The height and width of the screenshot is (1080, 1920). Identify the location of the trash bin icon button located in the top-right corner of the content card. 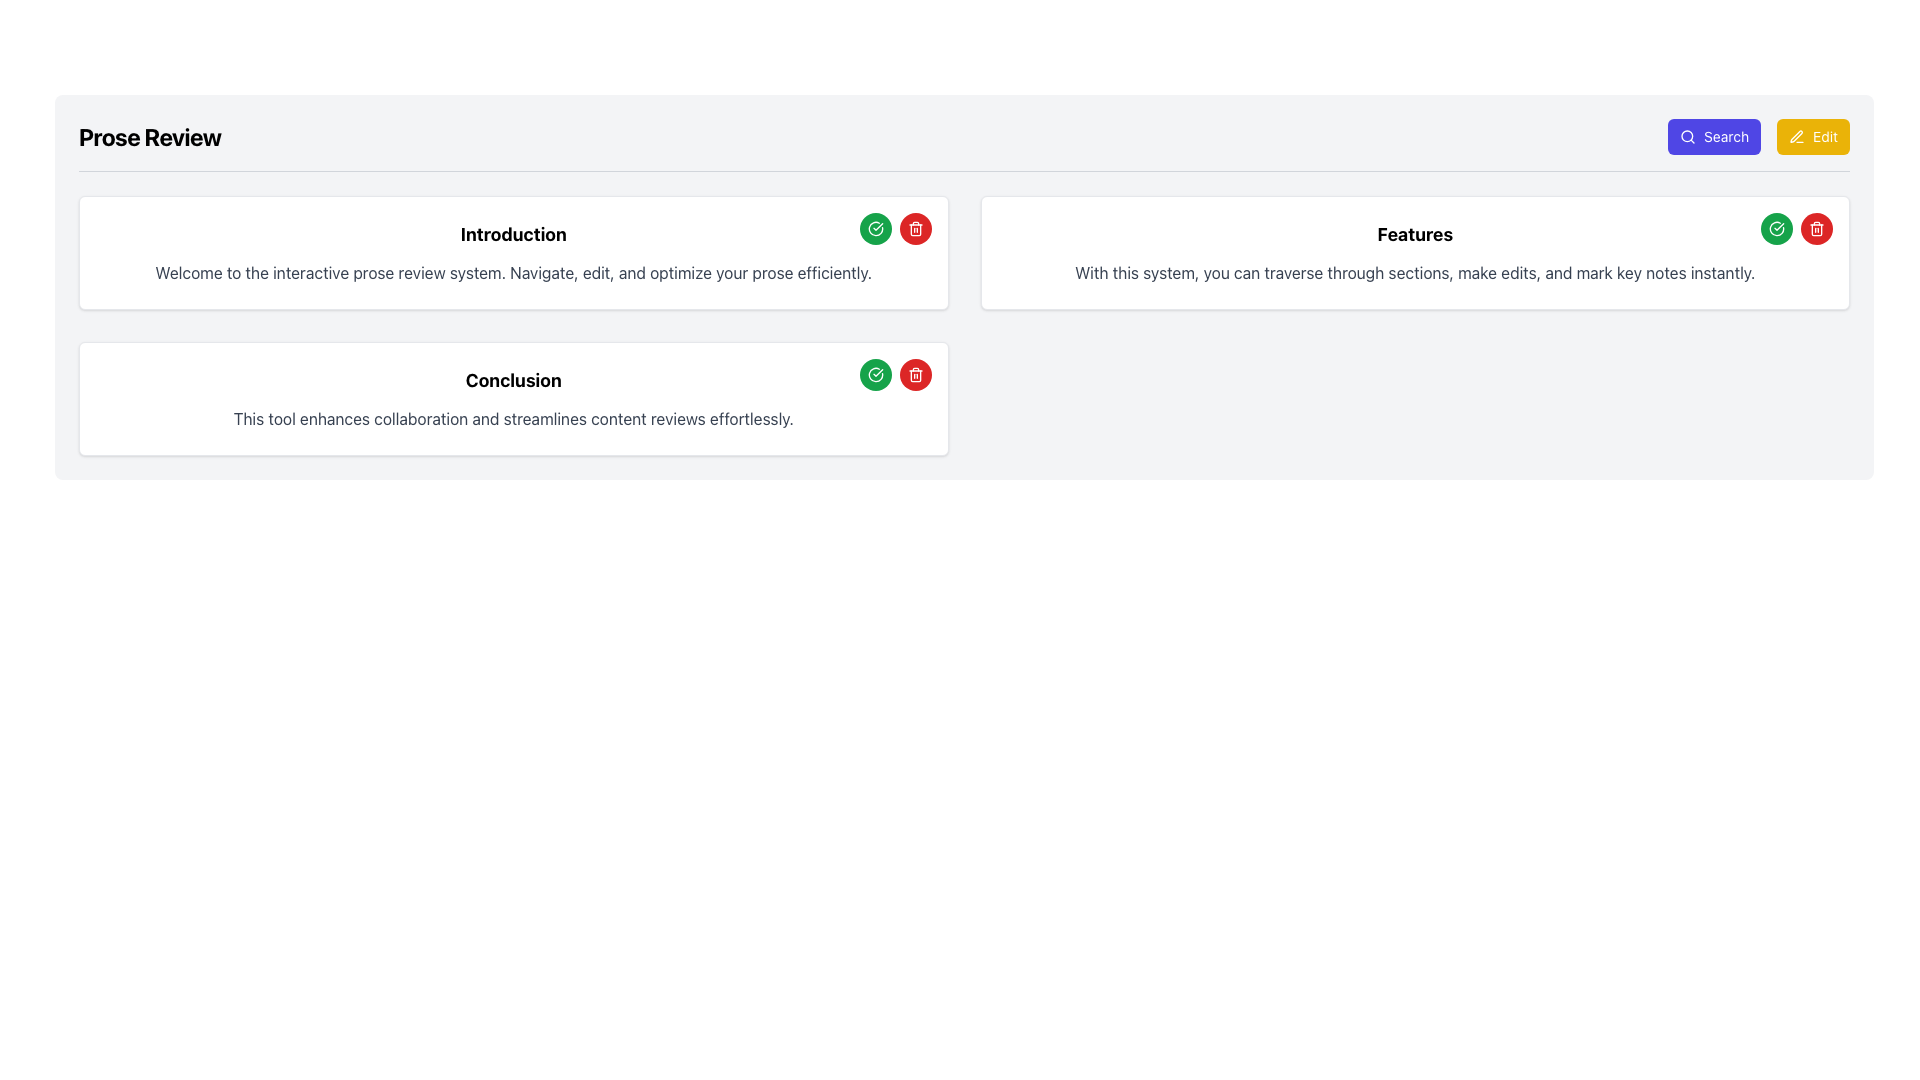
(914, 374).